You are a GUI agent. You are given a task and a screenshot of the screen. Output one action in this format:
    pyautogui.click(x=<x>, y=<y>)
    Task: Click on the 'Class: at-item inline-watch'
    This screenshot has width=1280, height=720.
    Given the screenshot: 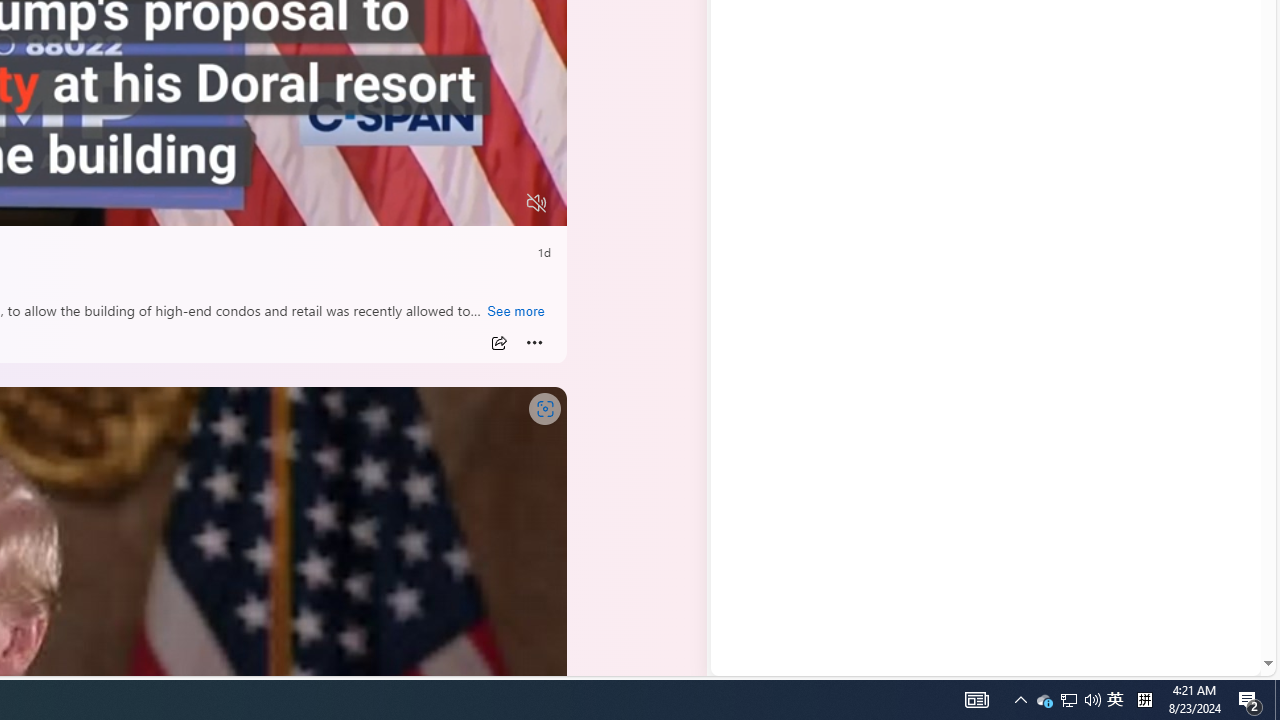 What is the action you would take?
    pyautogui.click(x=534, y=342)
    